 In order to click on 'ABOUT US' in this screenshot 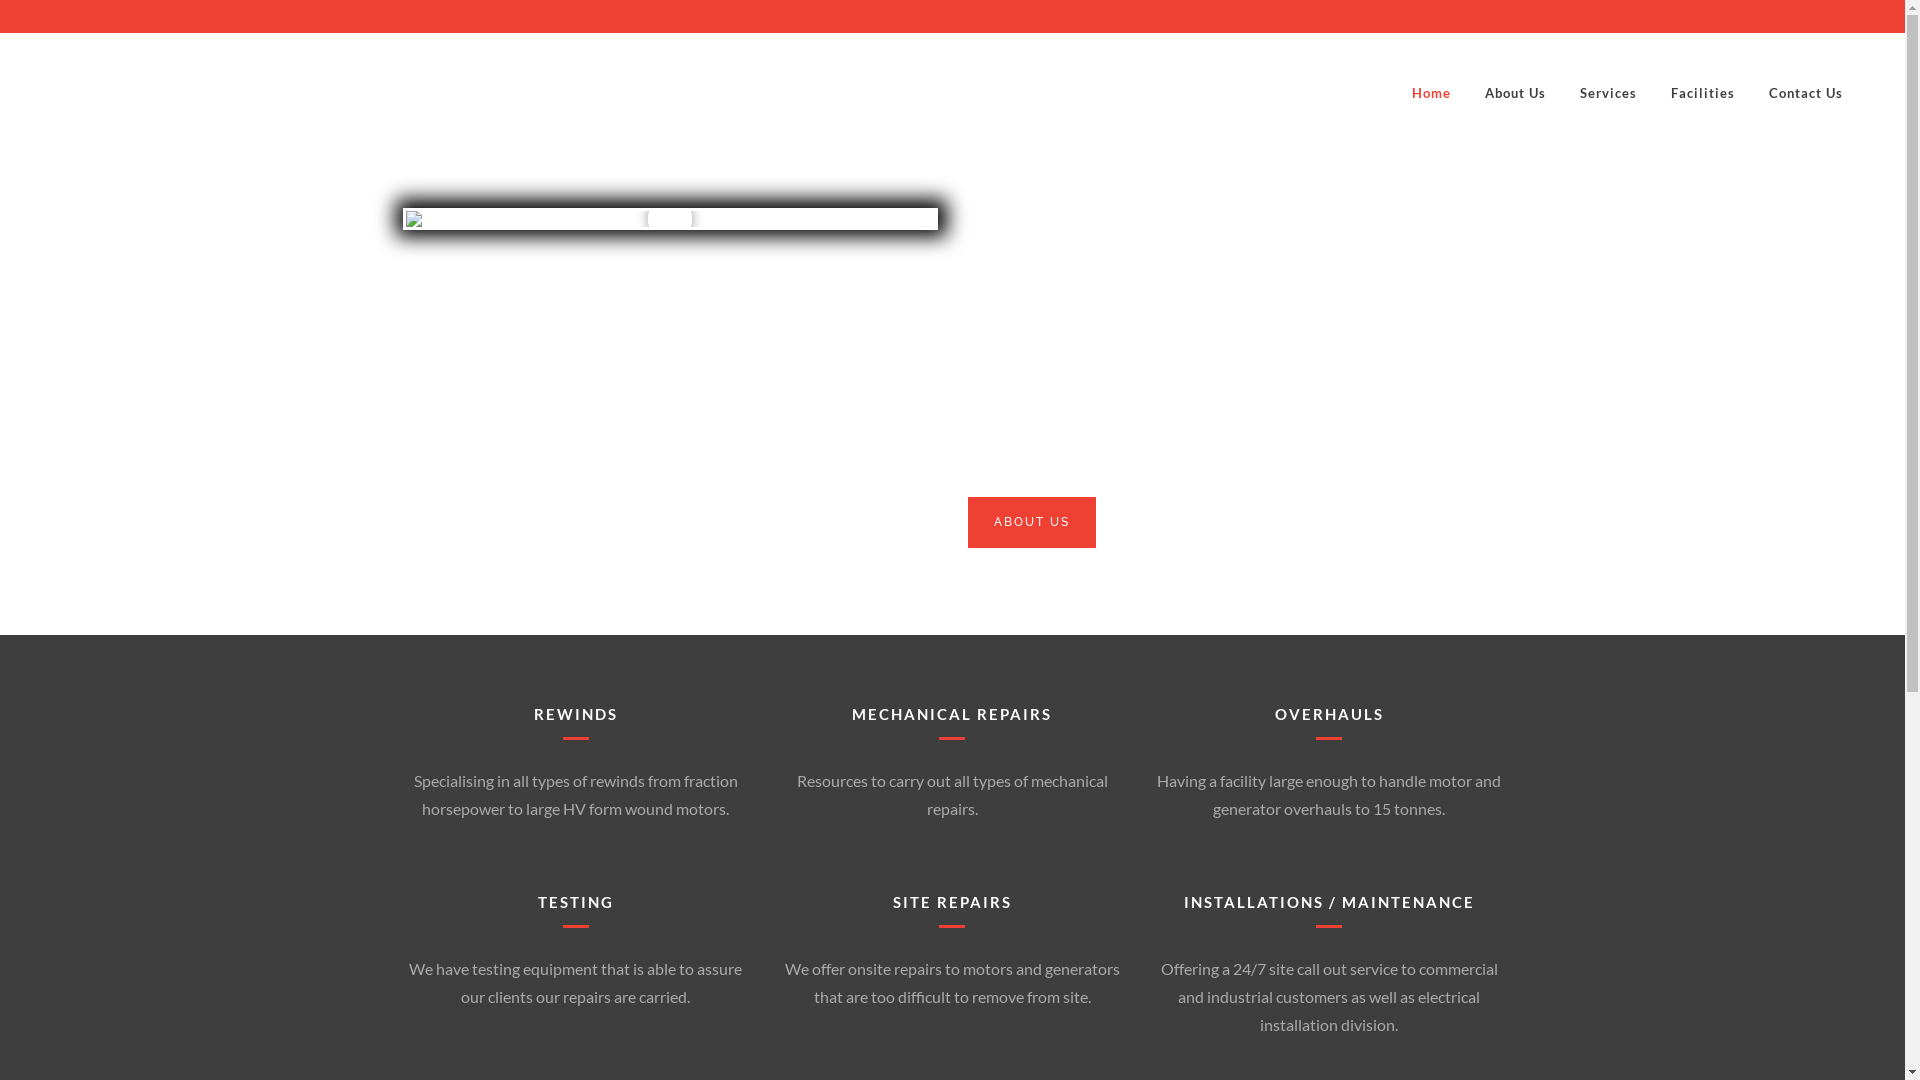, I will do `click(1032, 521)`.